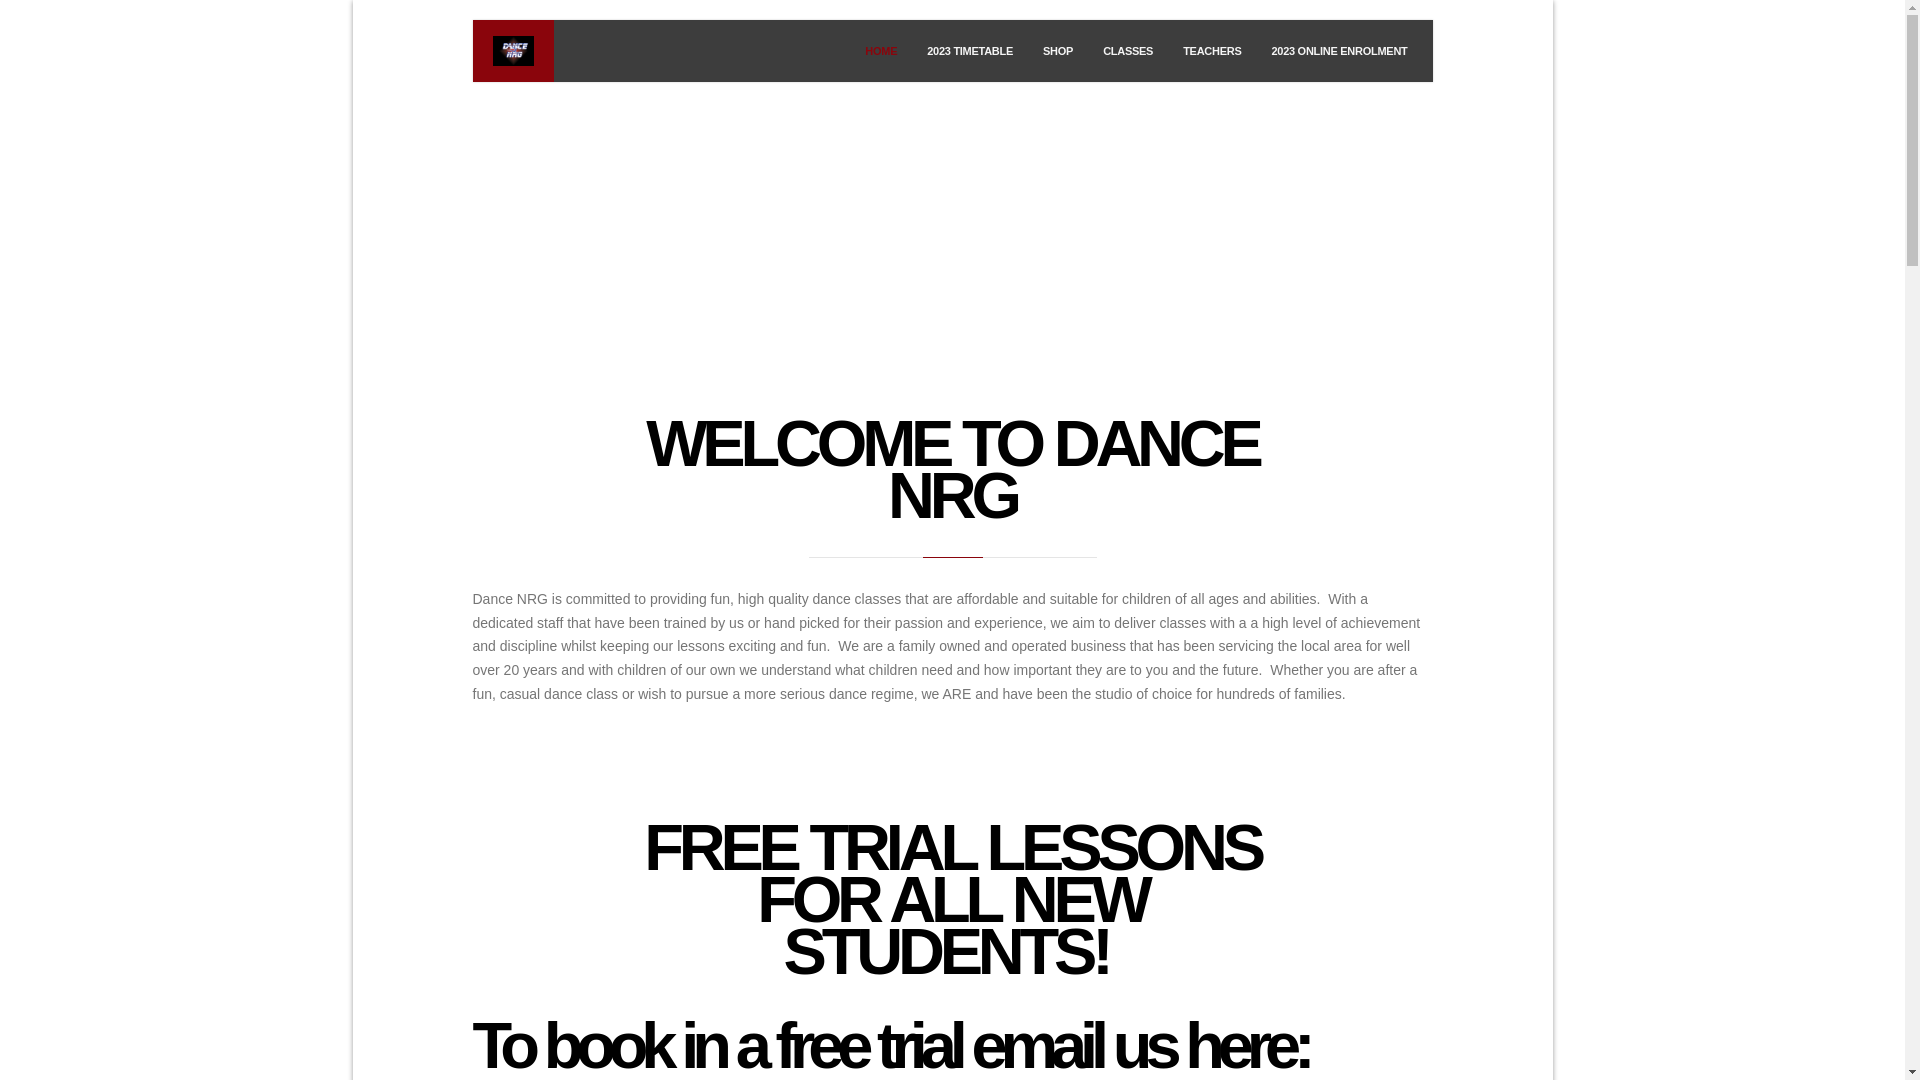 This screenshot has height=1080, width=1920. Describe the element at coordinates (1087, 50) in the screenshot. I see `'CLASSES'` at that location.